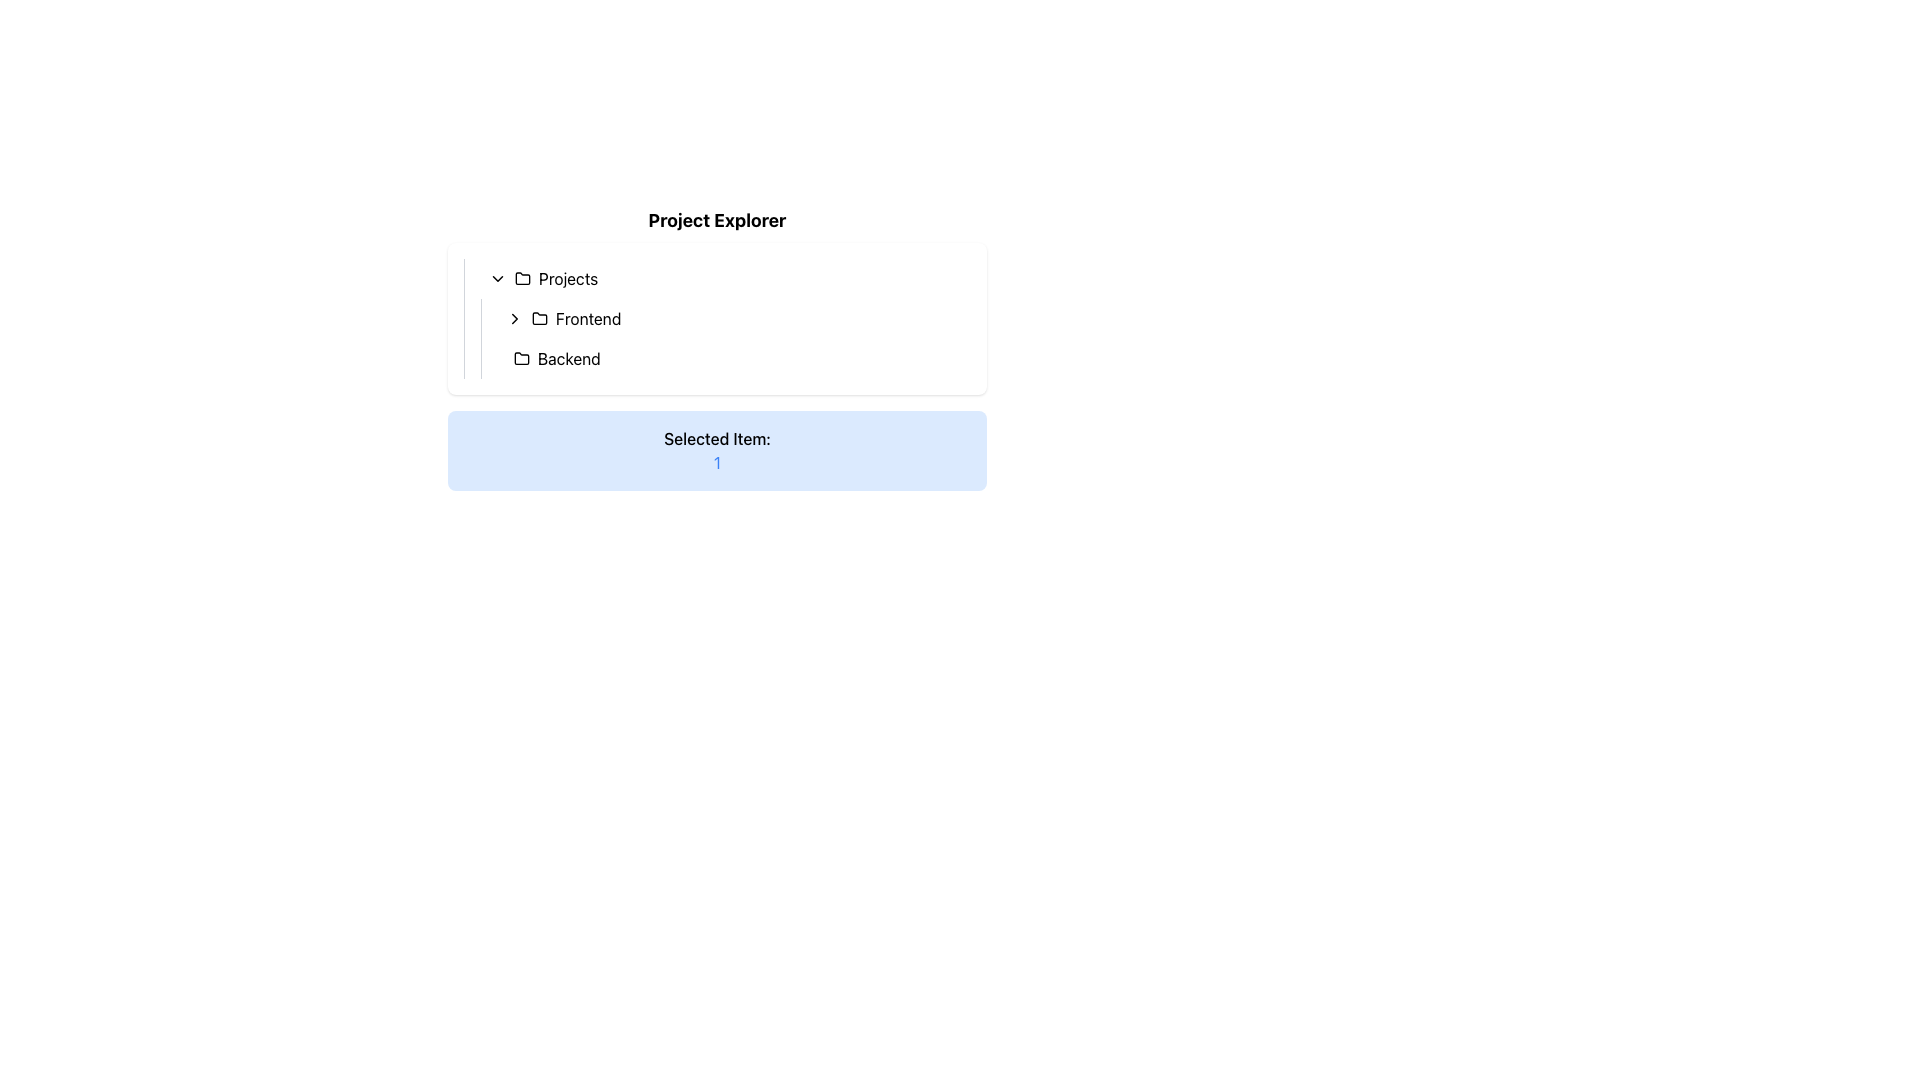 The image size is (1920, 1080). I want to click on the folder icon representing the 'Frontend' directory, so click(539, 318).